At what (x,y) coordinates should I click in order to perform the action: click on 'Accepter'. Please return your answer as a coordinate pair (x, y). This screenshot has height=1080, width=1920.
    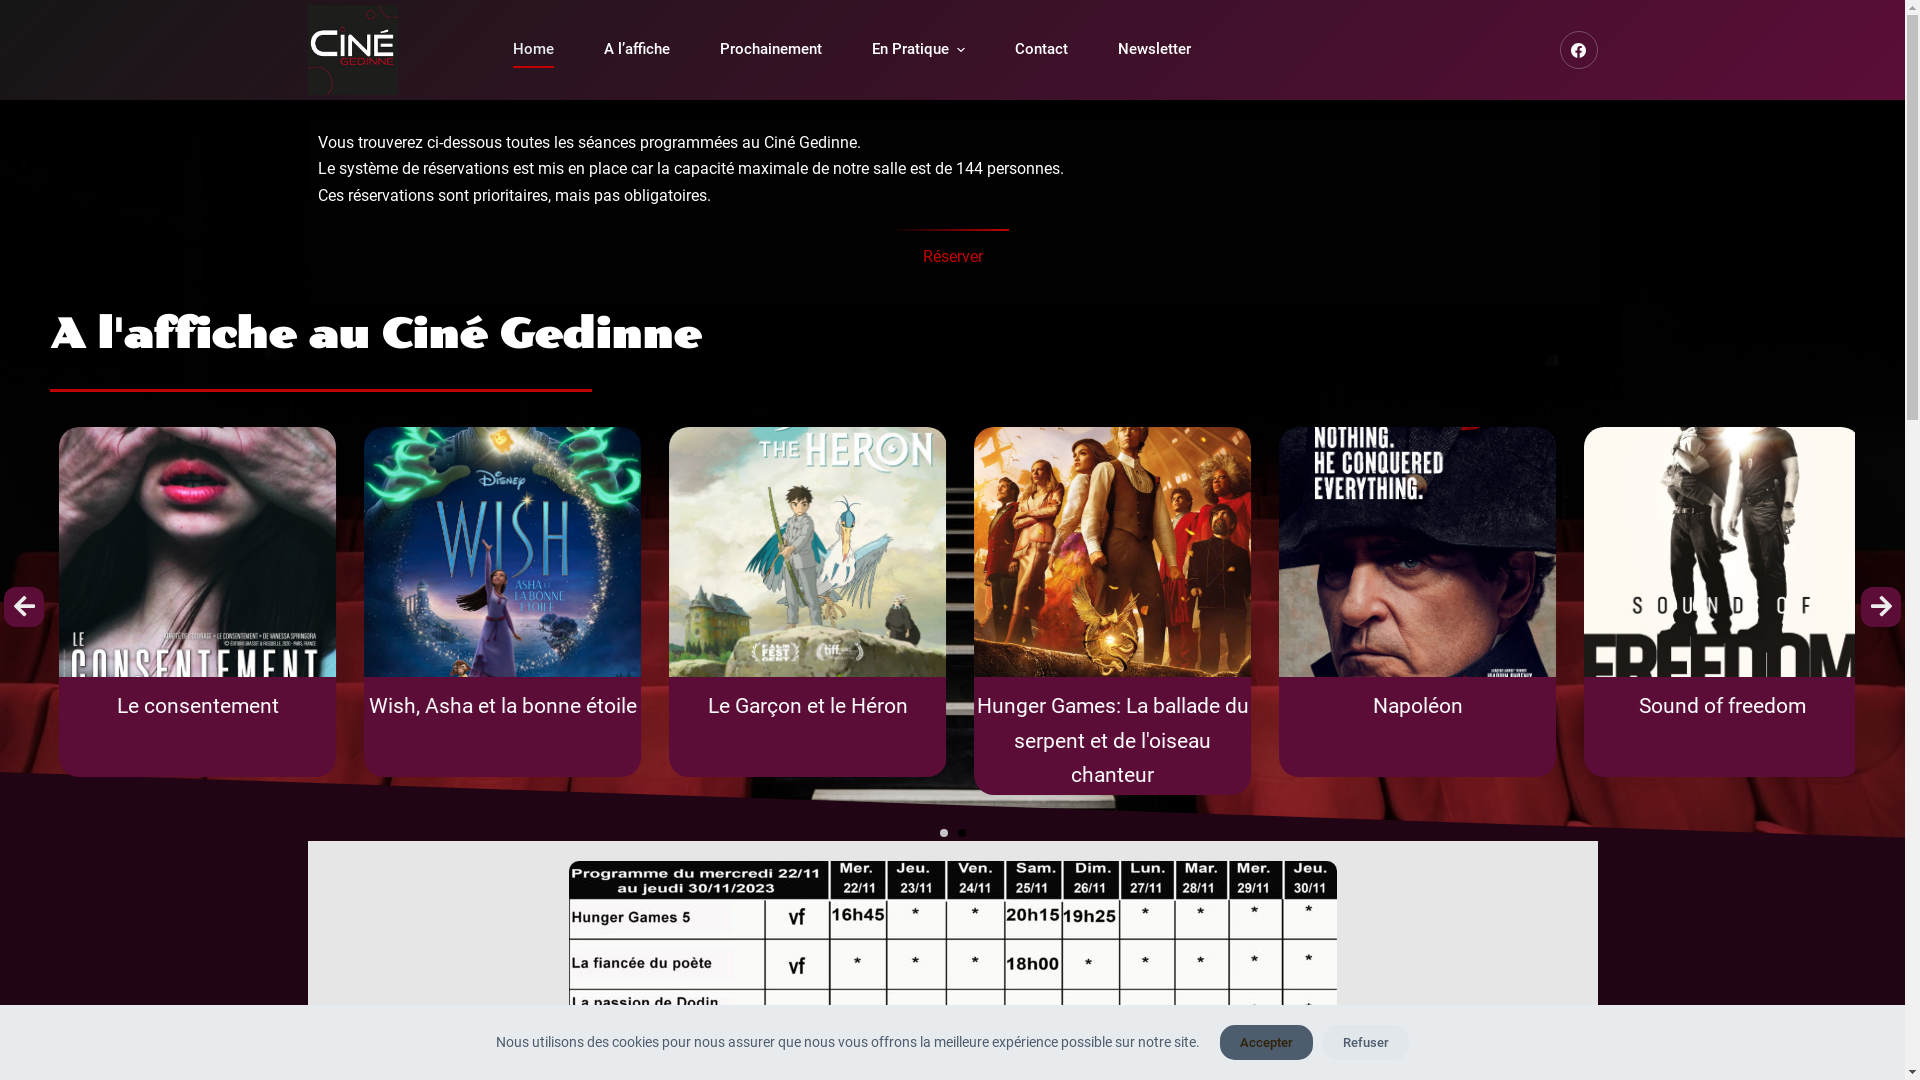
    Looking at the image, I should click on (1218, 1041).